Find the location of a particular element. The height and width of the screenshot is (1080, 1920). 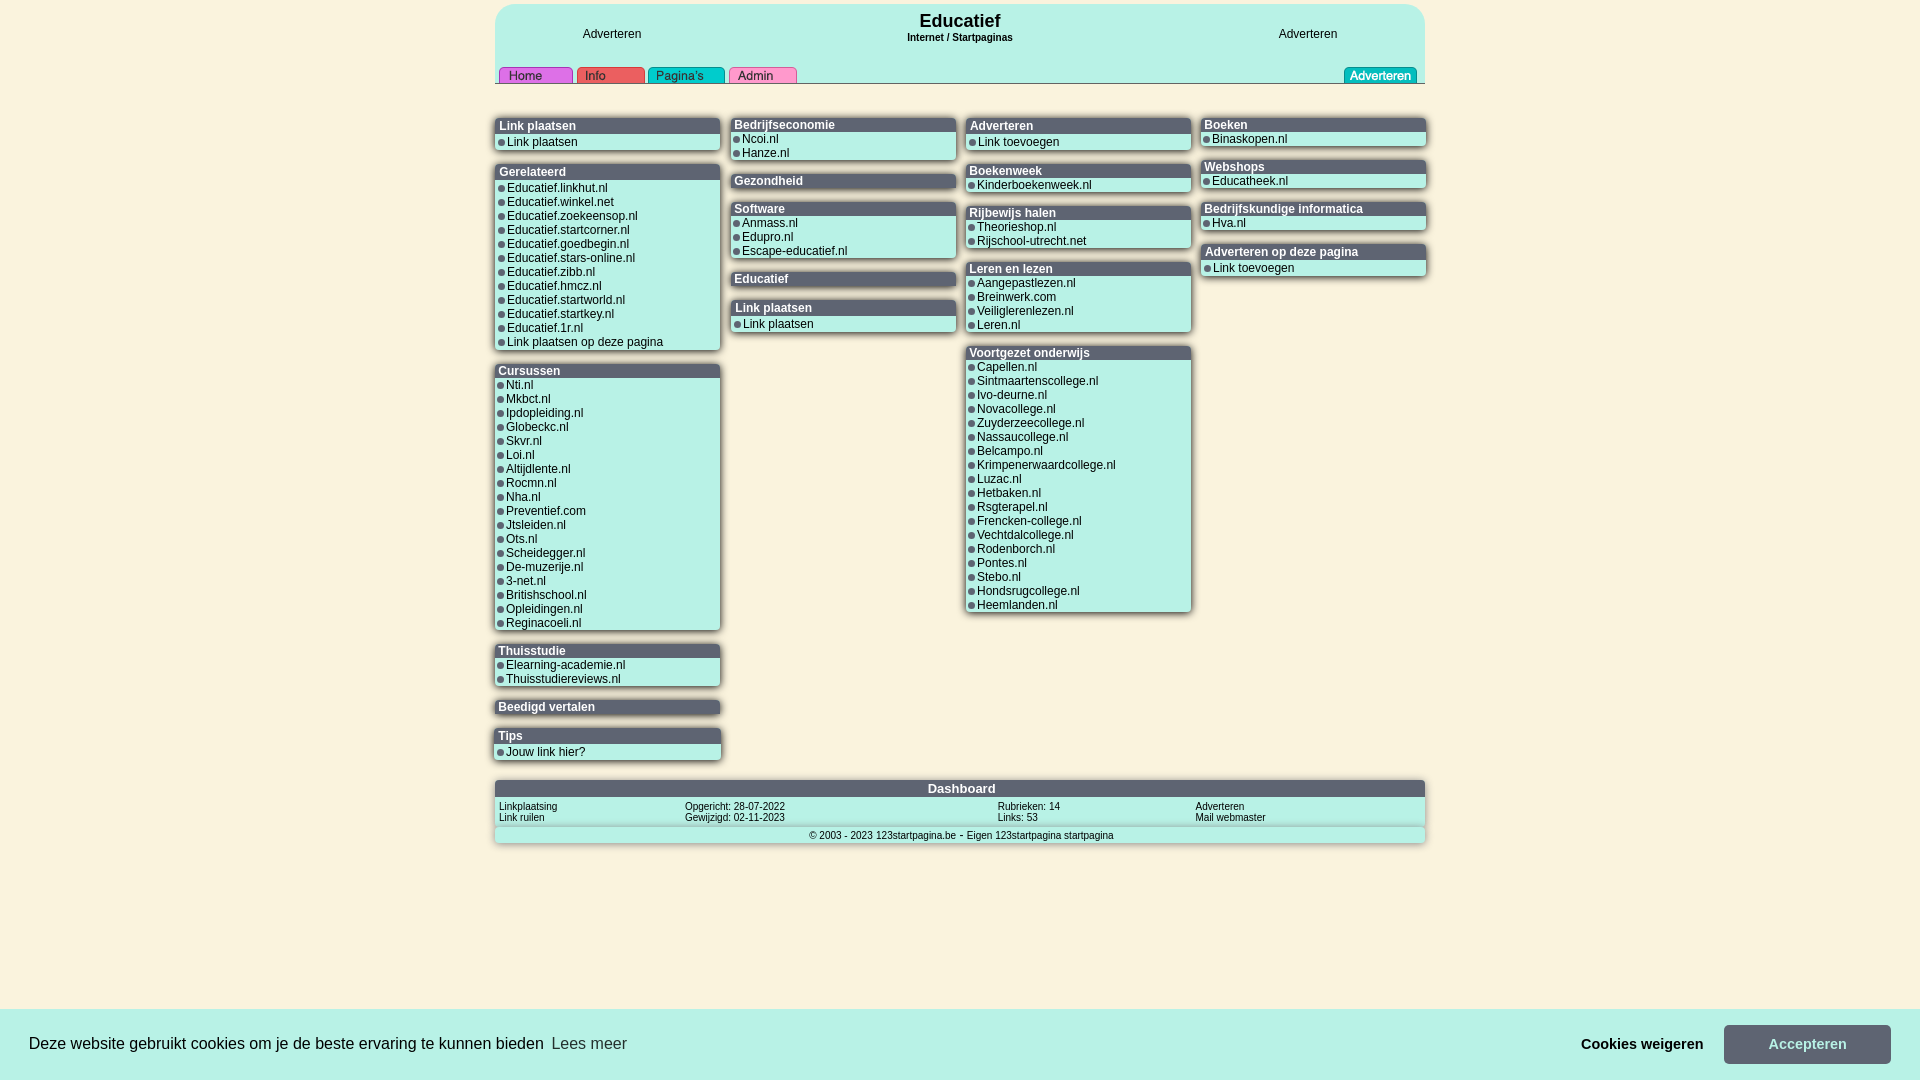

'Link toevoegen' is located at coordinates (1252, 266).